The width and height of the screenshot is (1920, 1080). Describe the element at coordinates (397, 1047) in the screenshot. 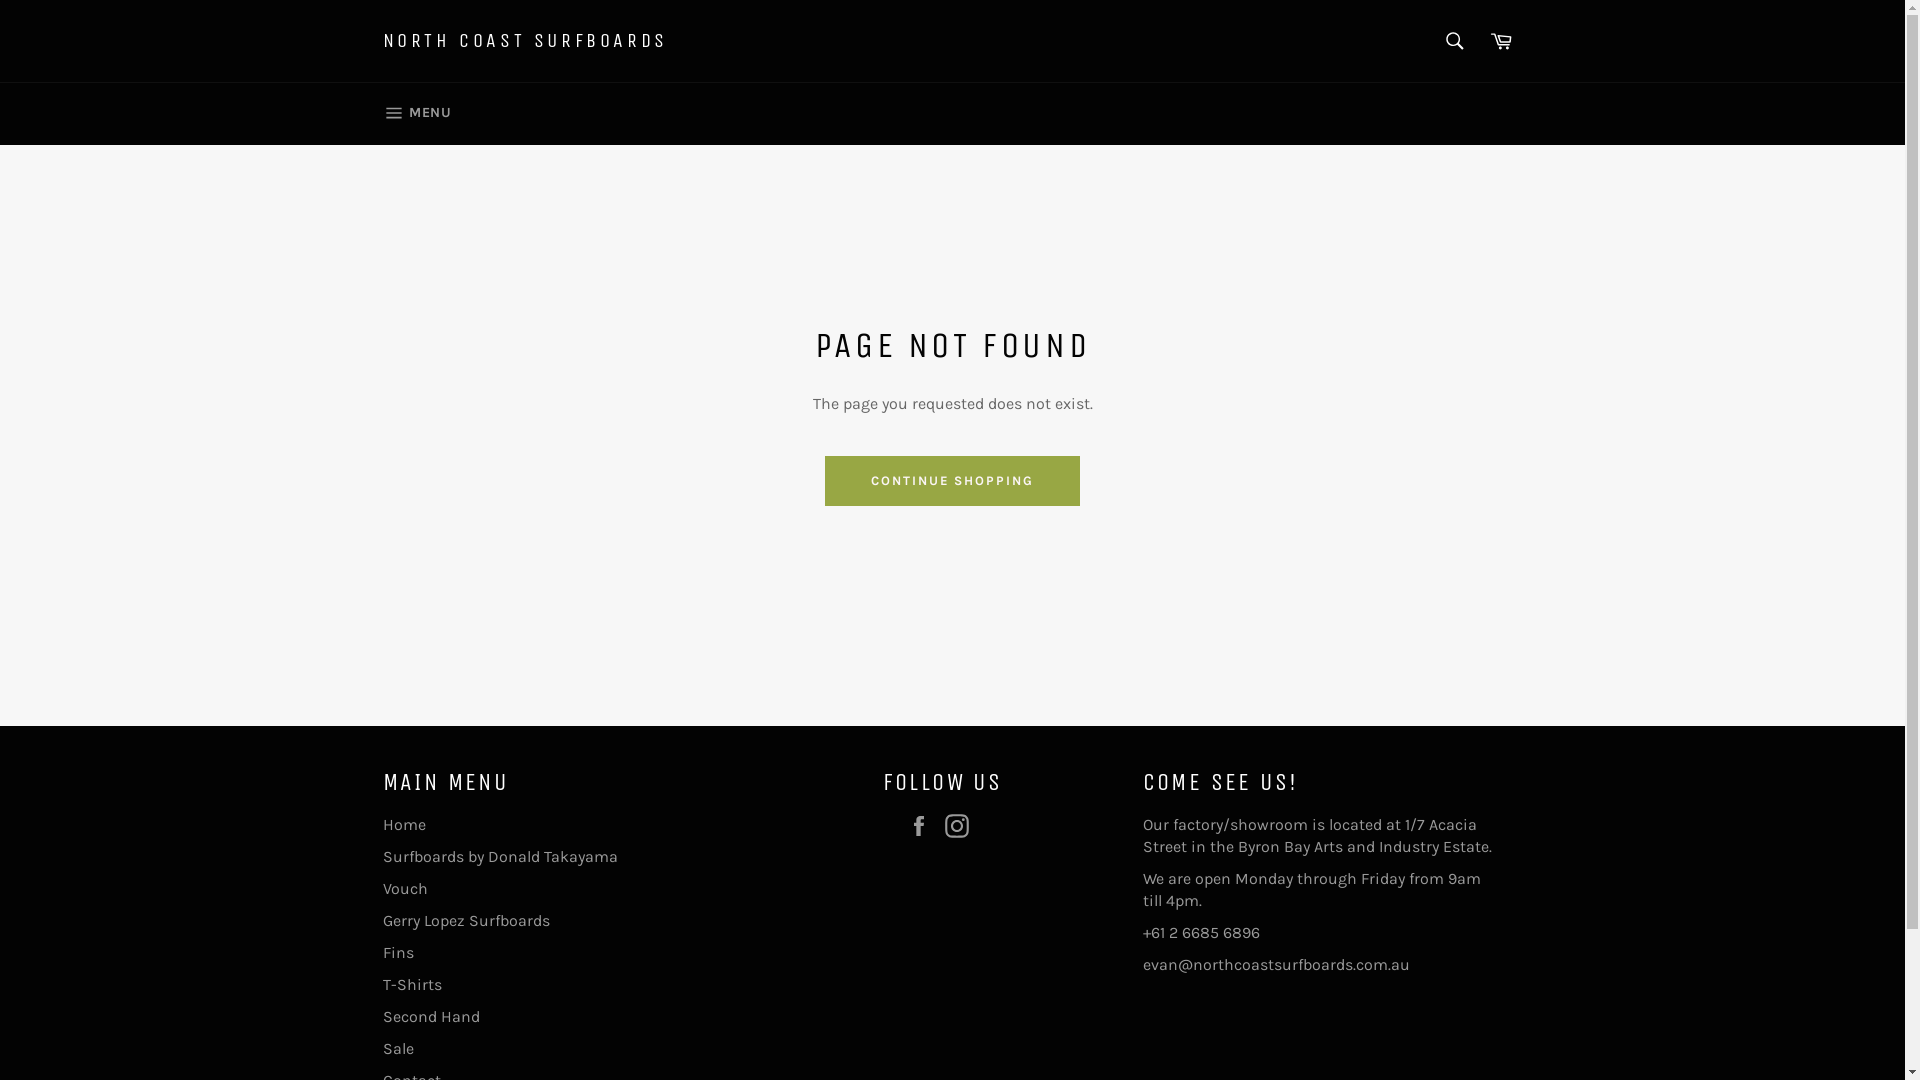

I see `'Sale'` at that location.